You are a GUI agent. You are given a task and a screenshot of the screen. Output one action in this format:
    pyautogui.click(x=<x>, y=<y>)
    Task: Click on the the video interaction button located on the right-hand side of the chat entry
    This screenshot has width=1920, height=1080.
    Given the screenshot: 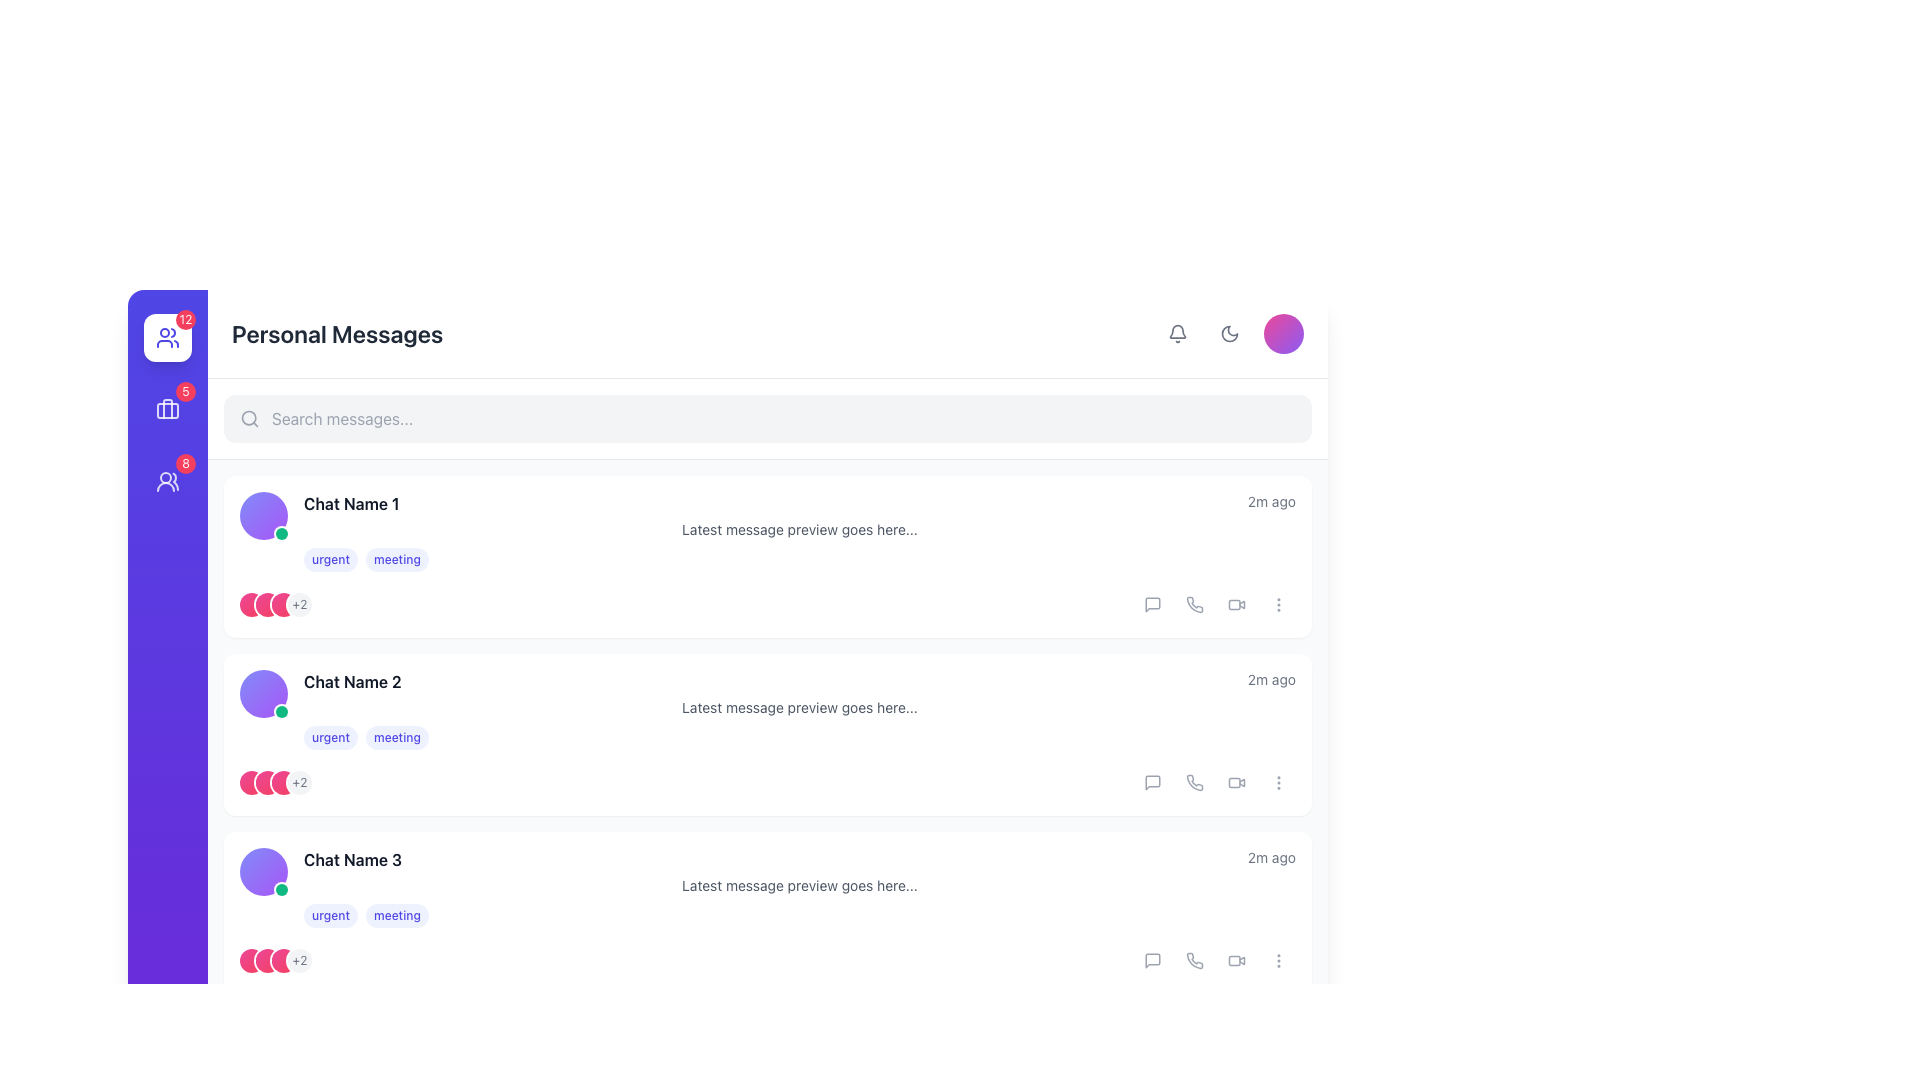 What is the action you would take?
    pyautogui.click(x=1233, y=604)
    